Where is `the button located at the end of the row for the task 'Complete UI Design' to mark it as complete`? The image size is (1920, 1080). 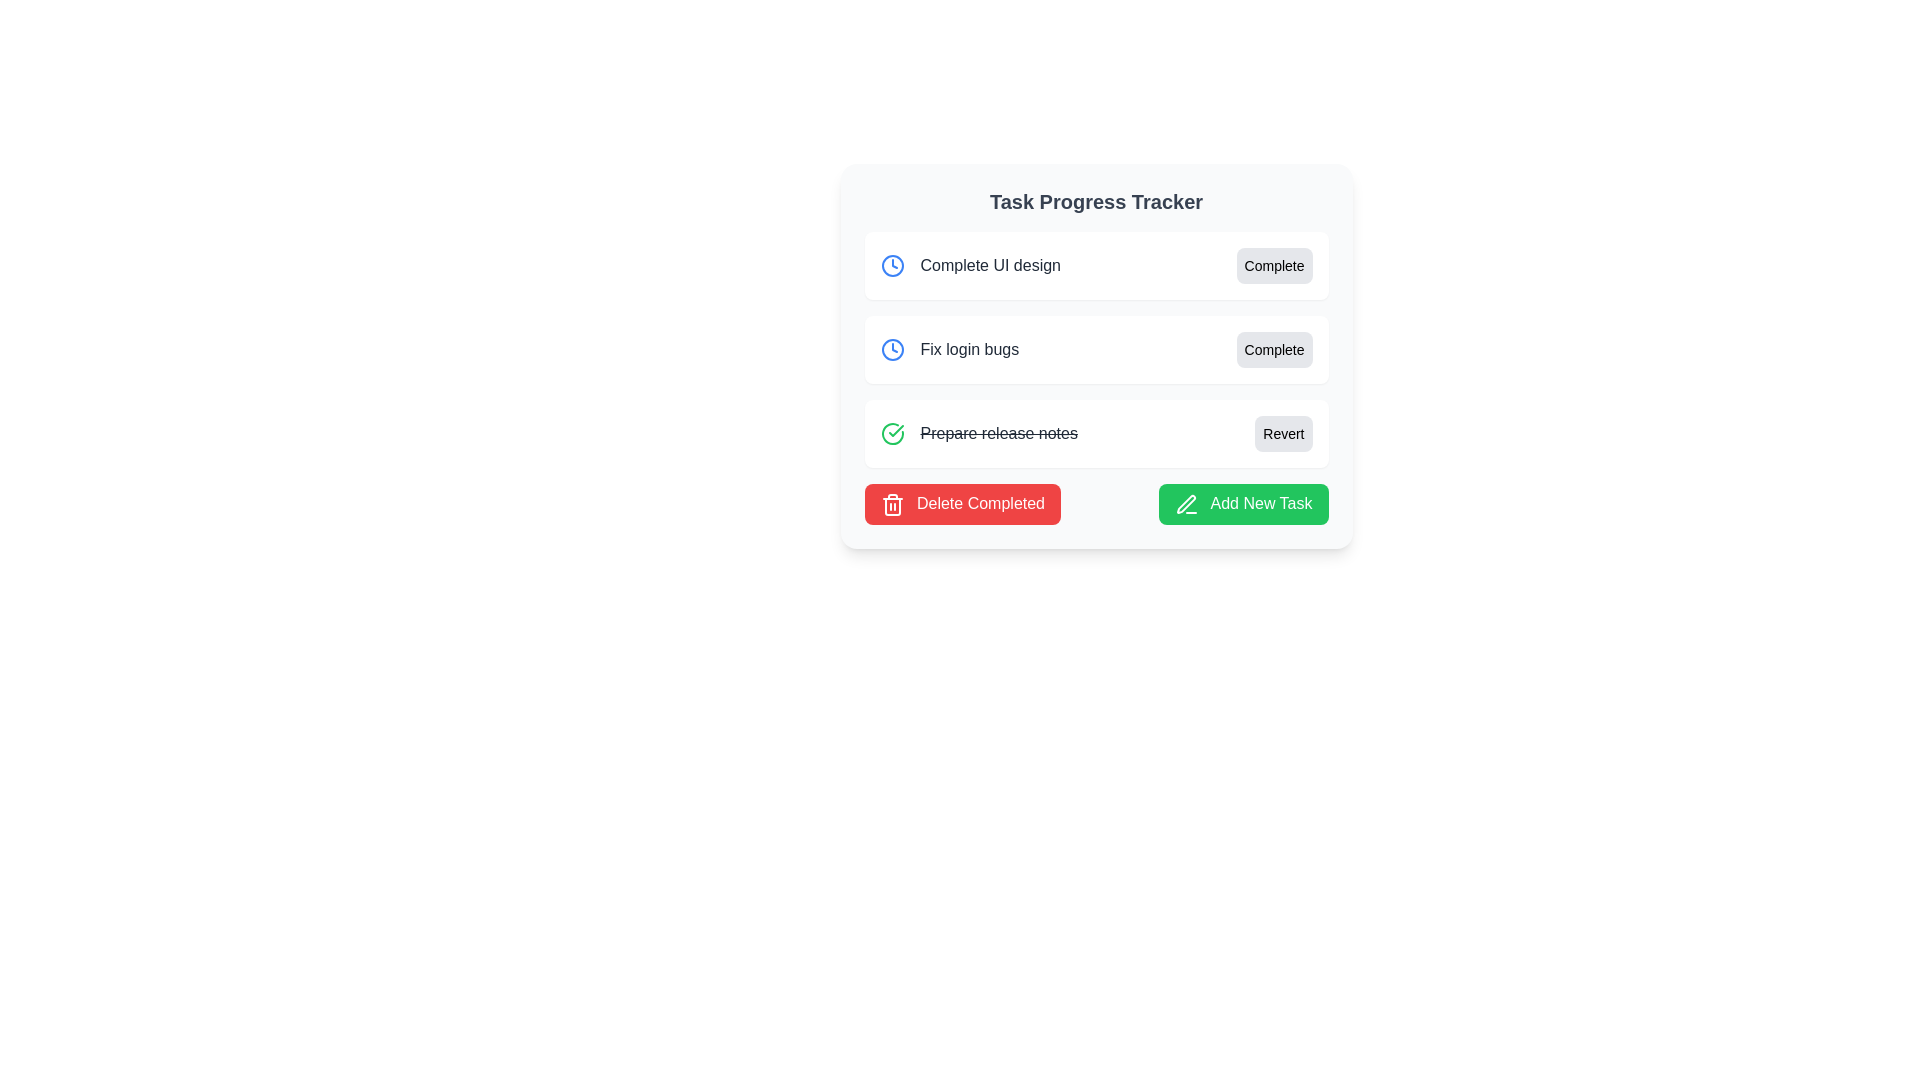 the button located at the end of the row for the task 'Complete UI Design' to mark it as complete is located at coordinates (1273, 265).